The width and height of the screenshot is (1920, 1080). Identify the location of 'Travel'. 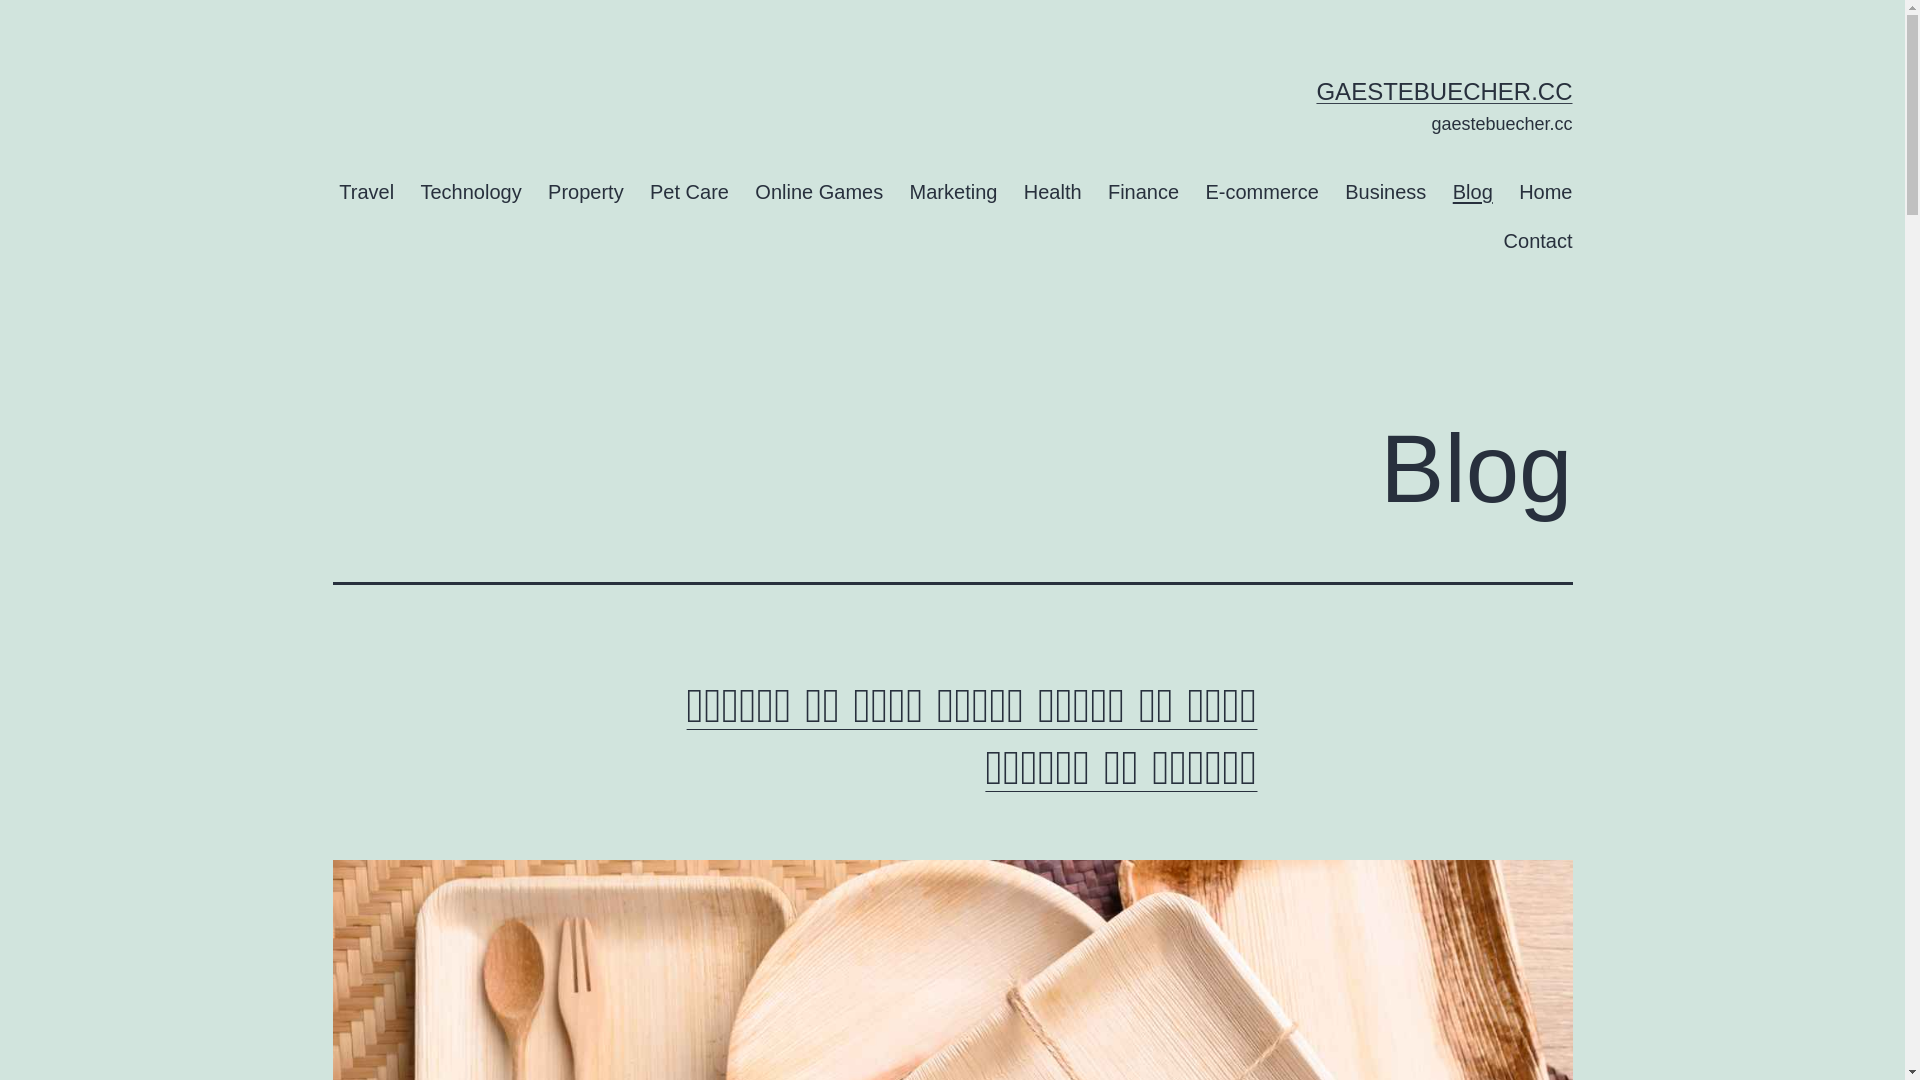
(366, 191).